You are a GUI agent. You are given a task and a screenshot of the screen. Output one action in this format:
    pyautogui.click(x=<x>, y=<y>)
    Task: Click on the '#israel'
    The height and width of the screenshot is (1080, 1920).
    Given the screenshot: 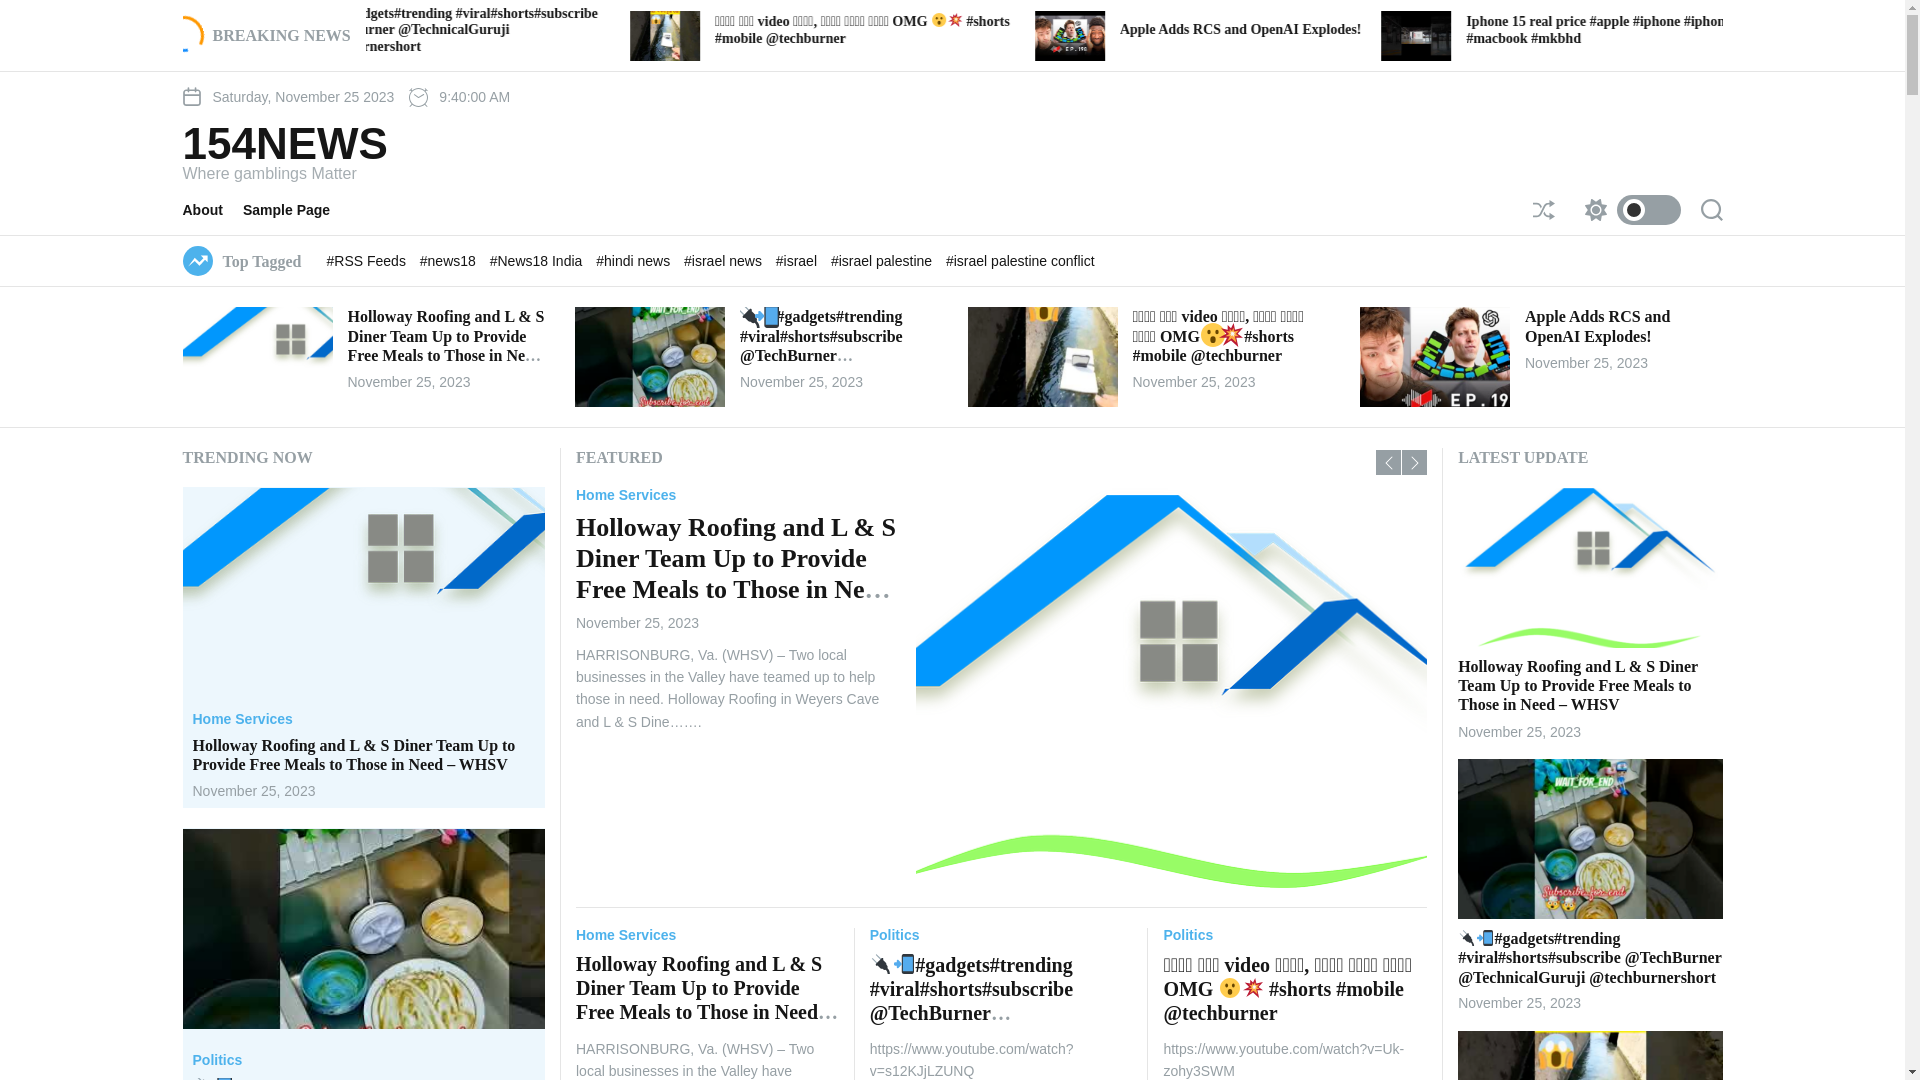 What is the action you would take?
    pyautogui.click(x=797, y=260)
    